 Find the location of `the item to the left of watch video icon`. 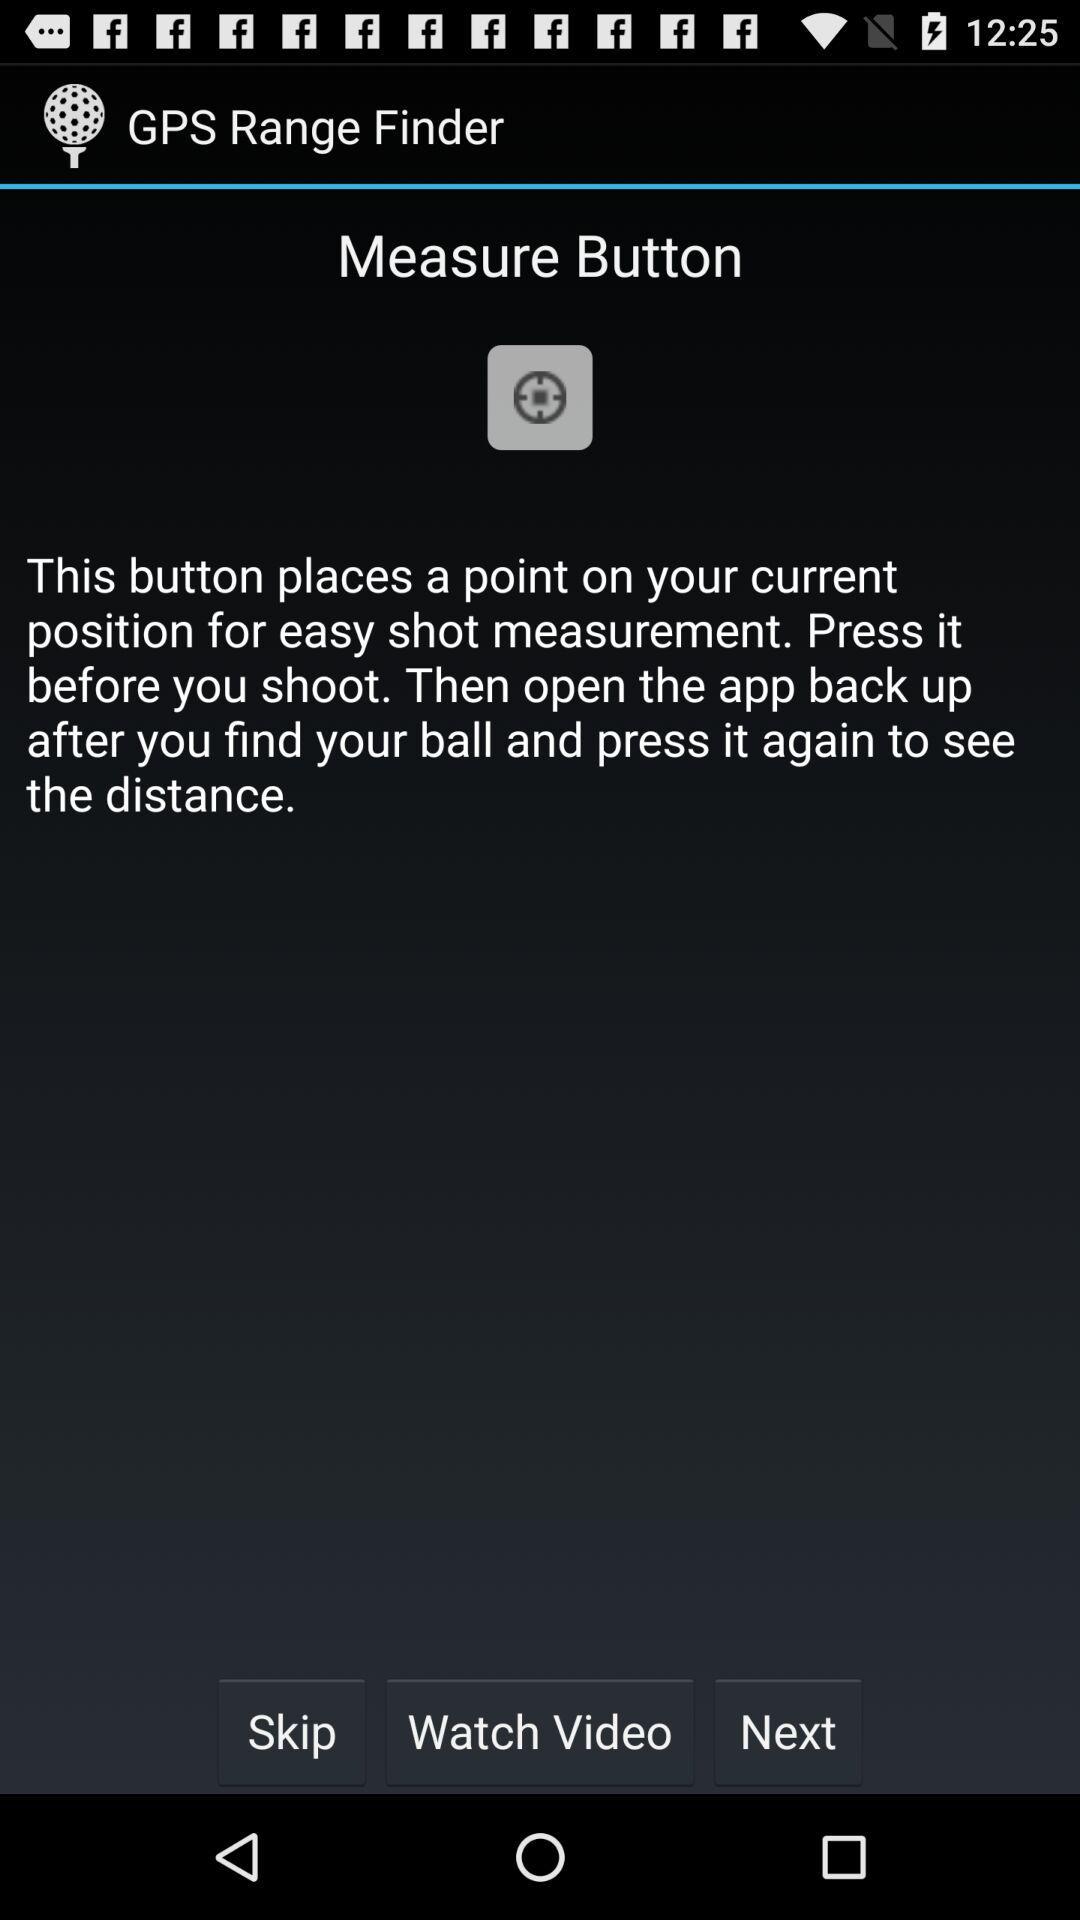

the item to the left of watch video icon is located at coordinates (291, 1730).